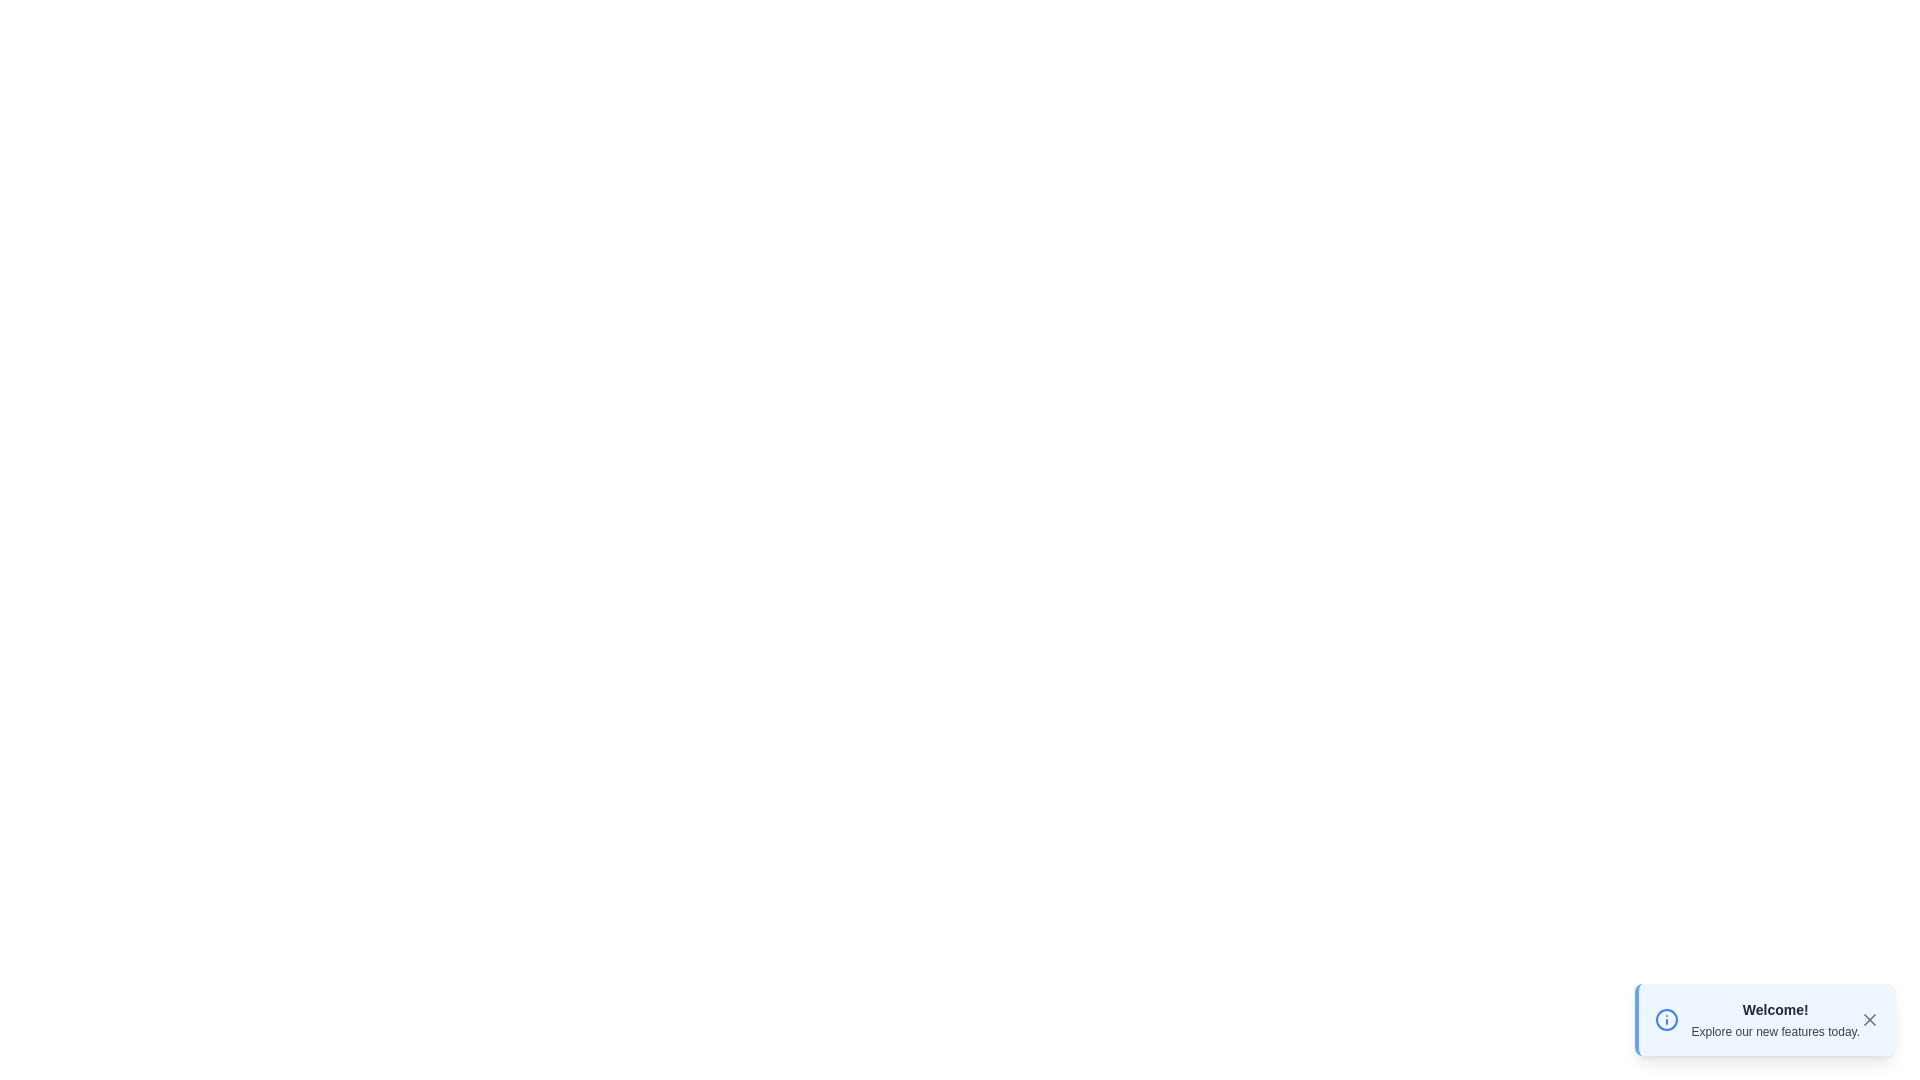  What do you see at coordinates (1775, 1019) in the screenshot?
I see `the snackbar text area to read its content` at bounding box center [1775, 1019].